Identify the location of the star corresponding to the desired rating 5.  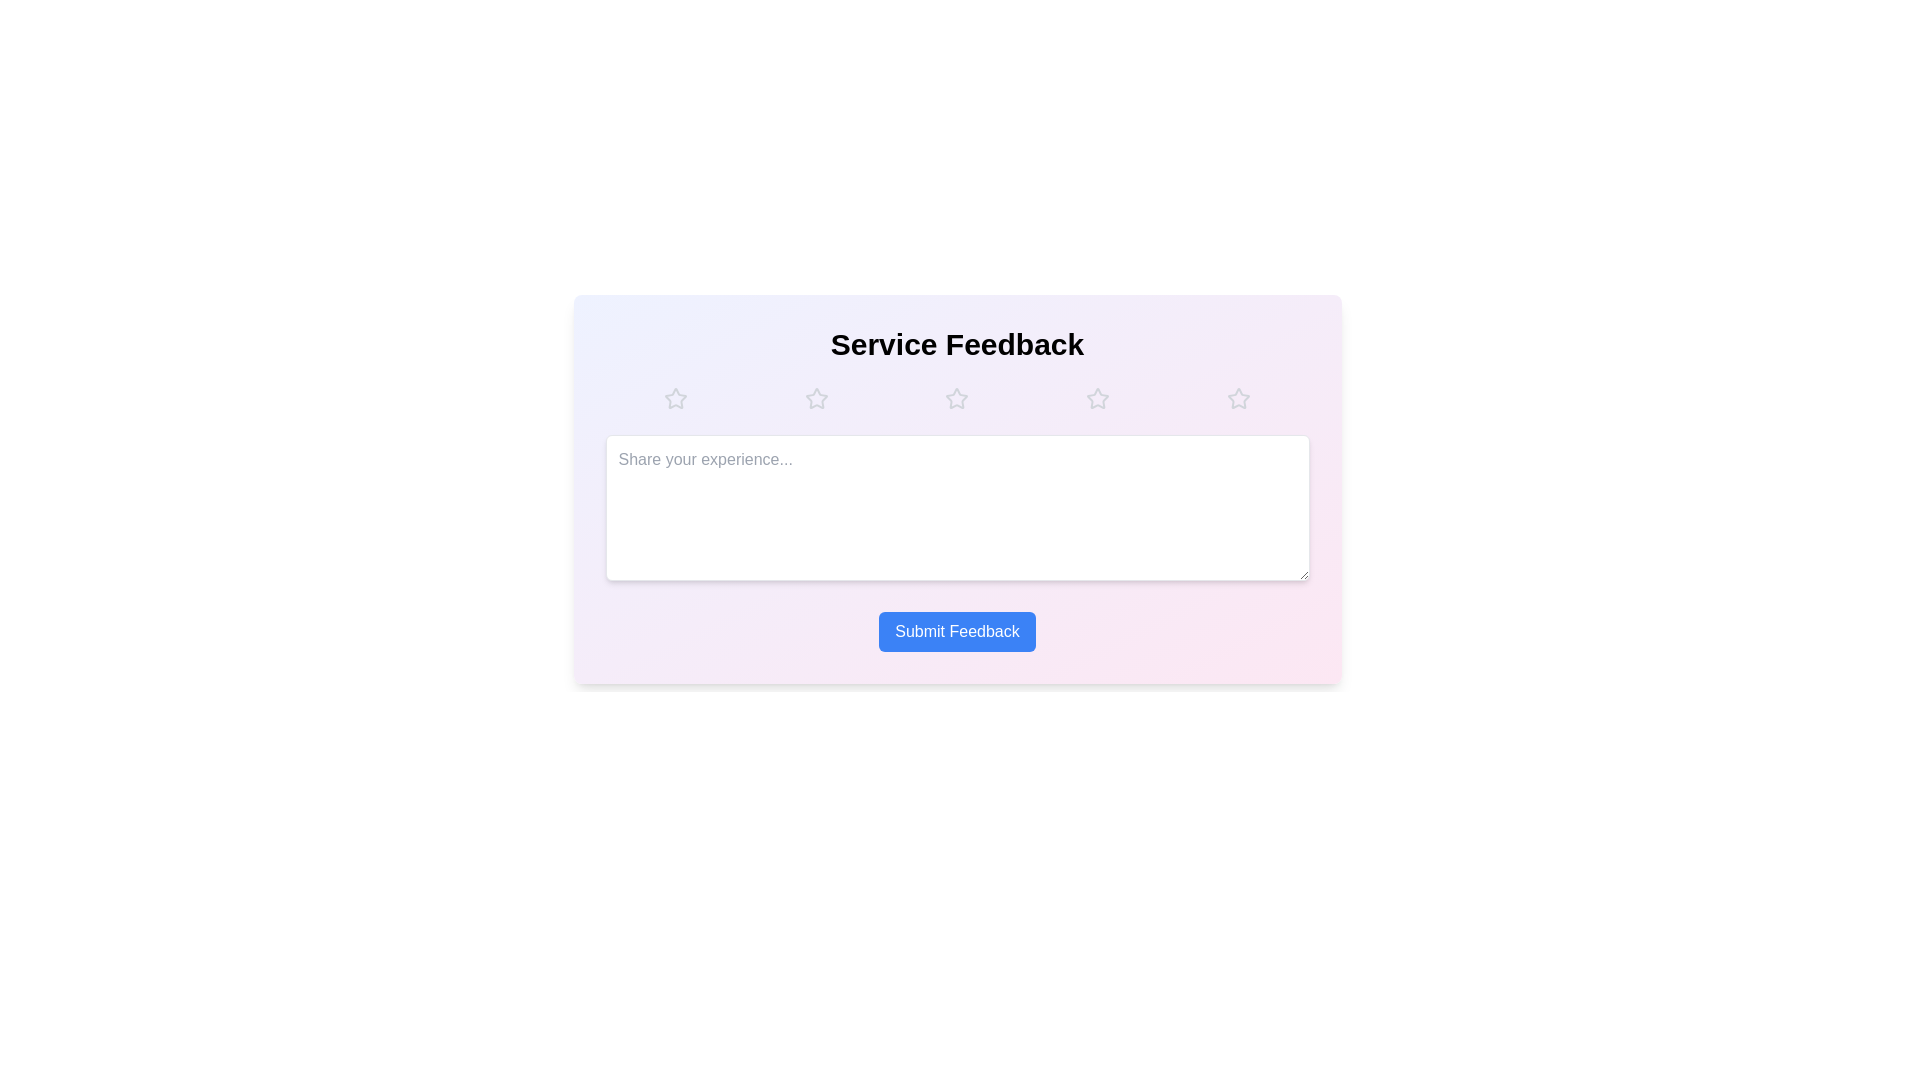
(1238, 398).